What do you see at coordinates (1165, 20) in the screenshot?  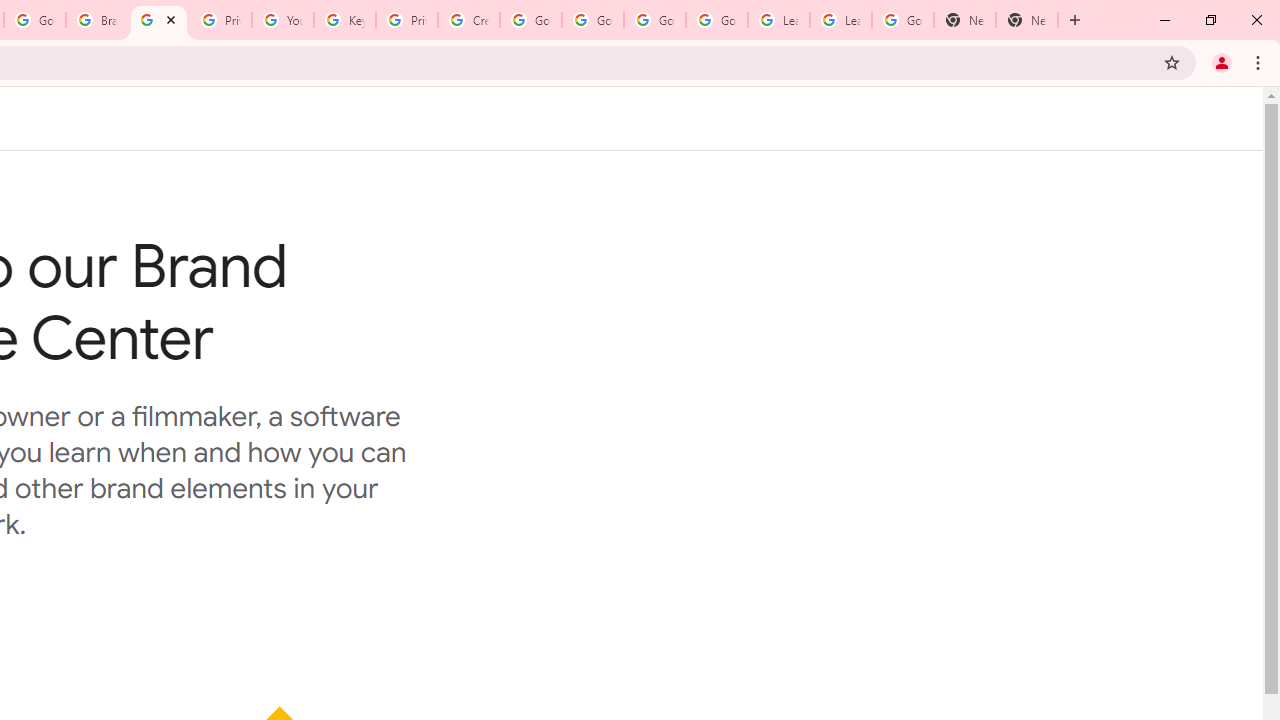 I see `'Minimize'` at bounding box center [1165, 20].